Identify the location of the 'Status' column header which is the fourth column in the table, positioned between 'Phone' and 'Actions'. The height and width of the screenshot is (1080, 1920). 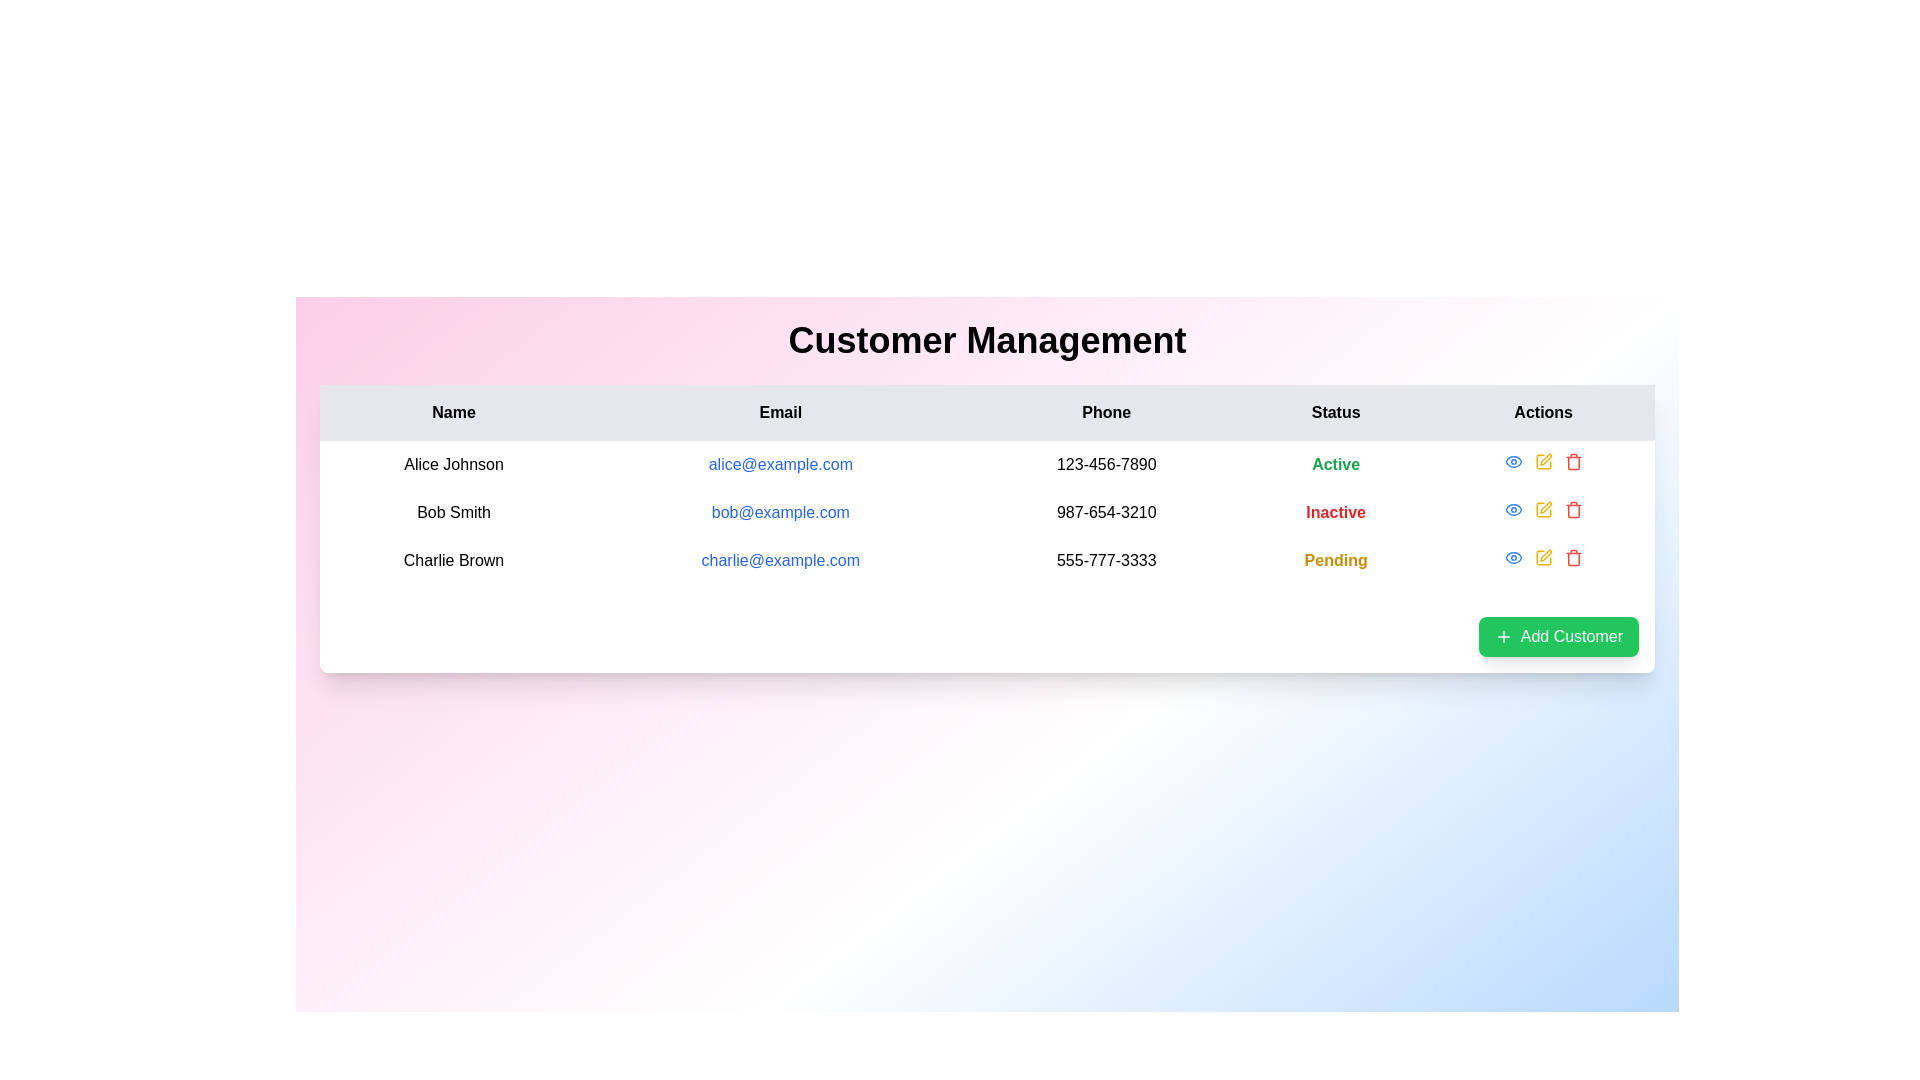
(1336, 411).